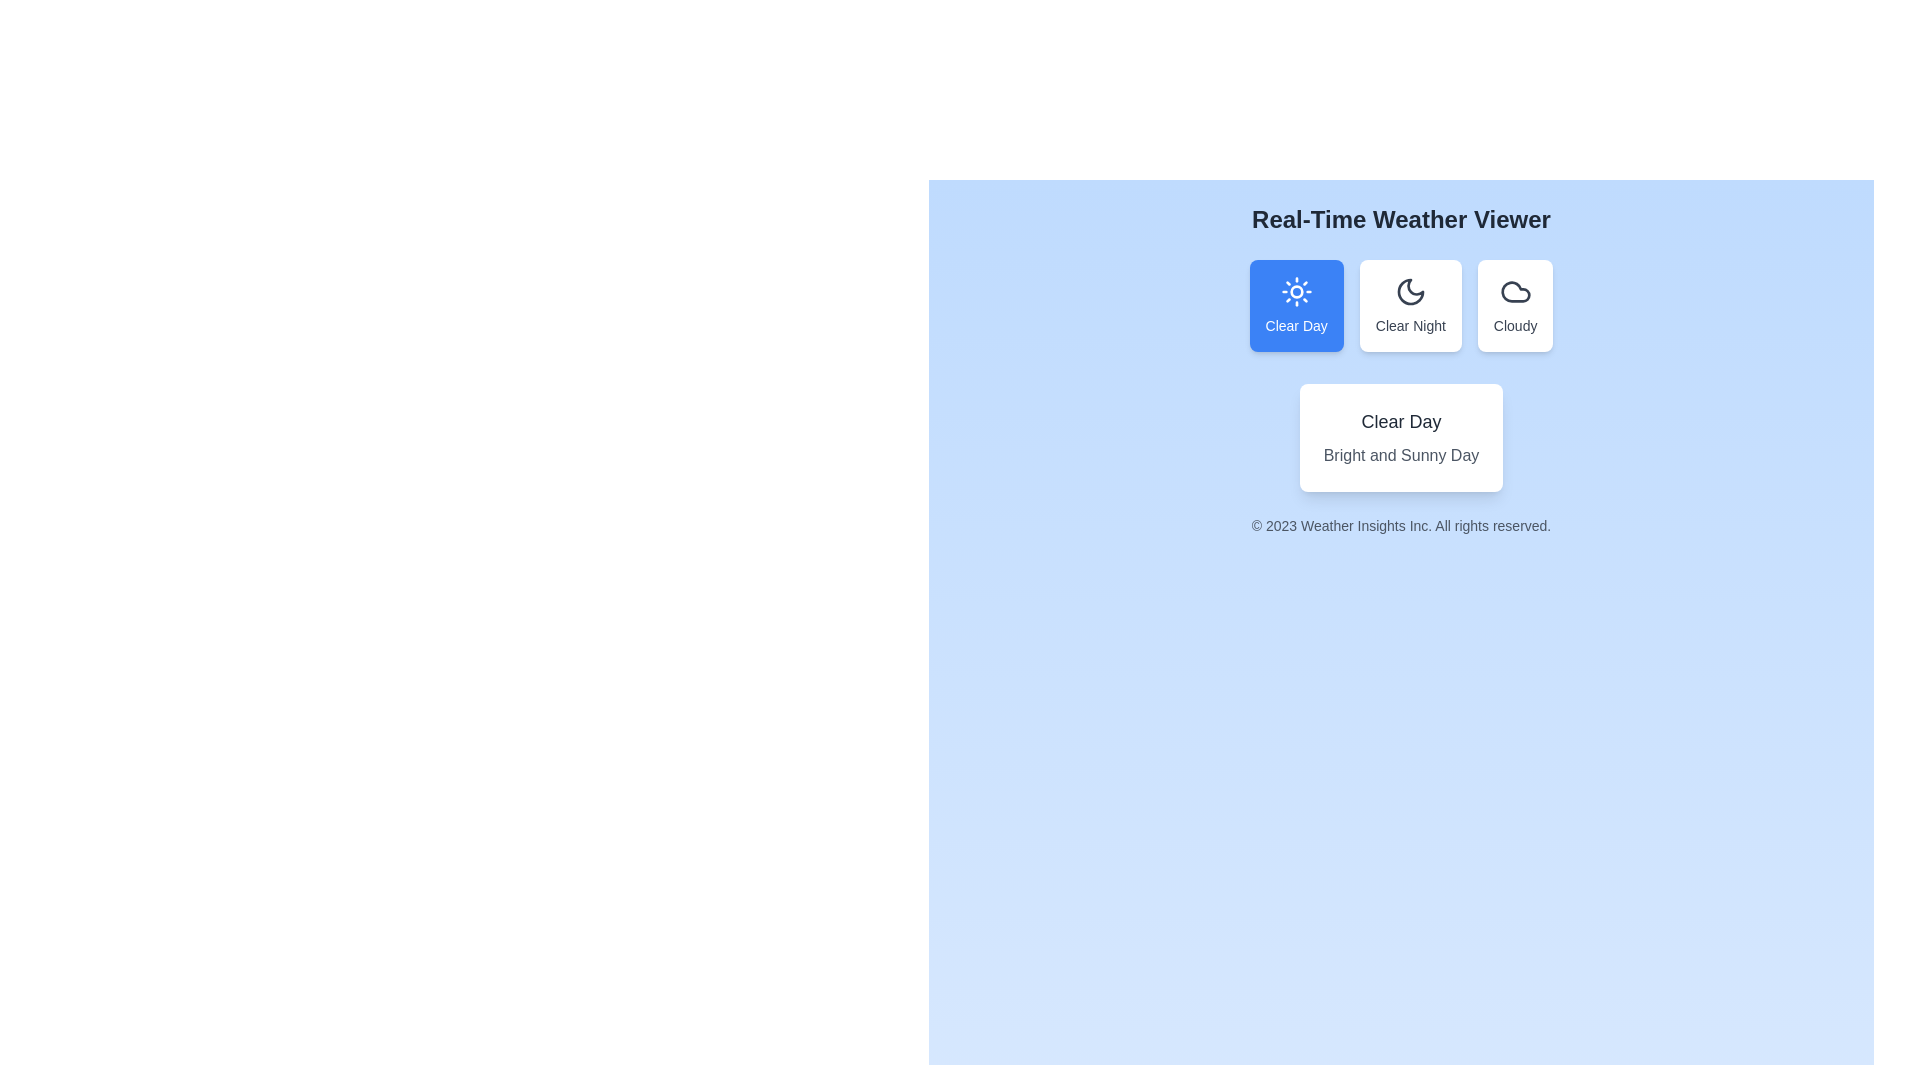  Describe the element at coordinates (1400, 219) in the screenshot. I see `the bold text heading 'Real-Time Weather Viewer' located at the top-center of the interactive interface with a light blue background` at that location.